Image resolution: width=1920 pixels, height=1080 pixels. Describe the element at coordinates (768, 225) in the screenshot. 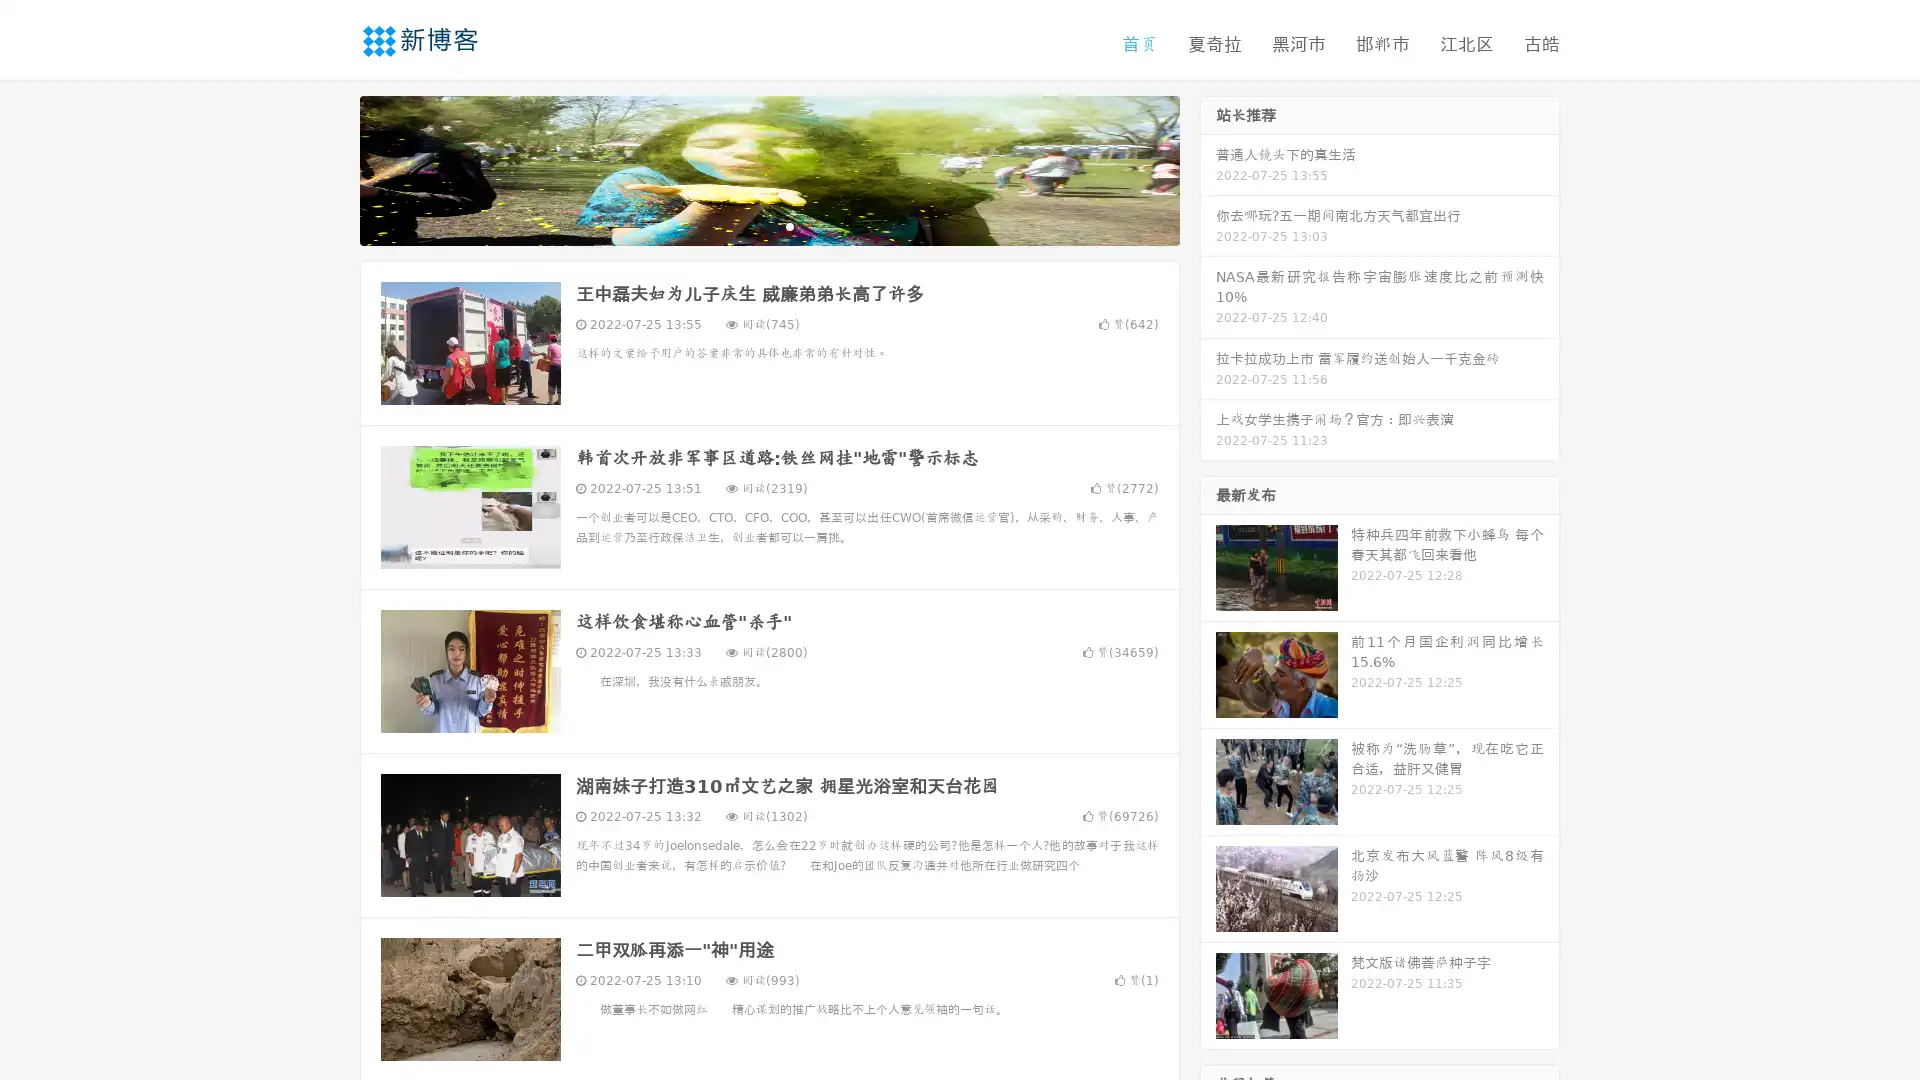

I see `Go to slide 2` at that location.